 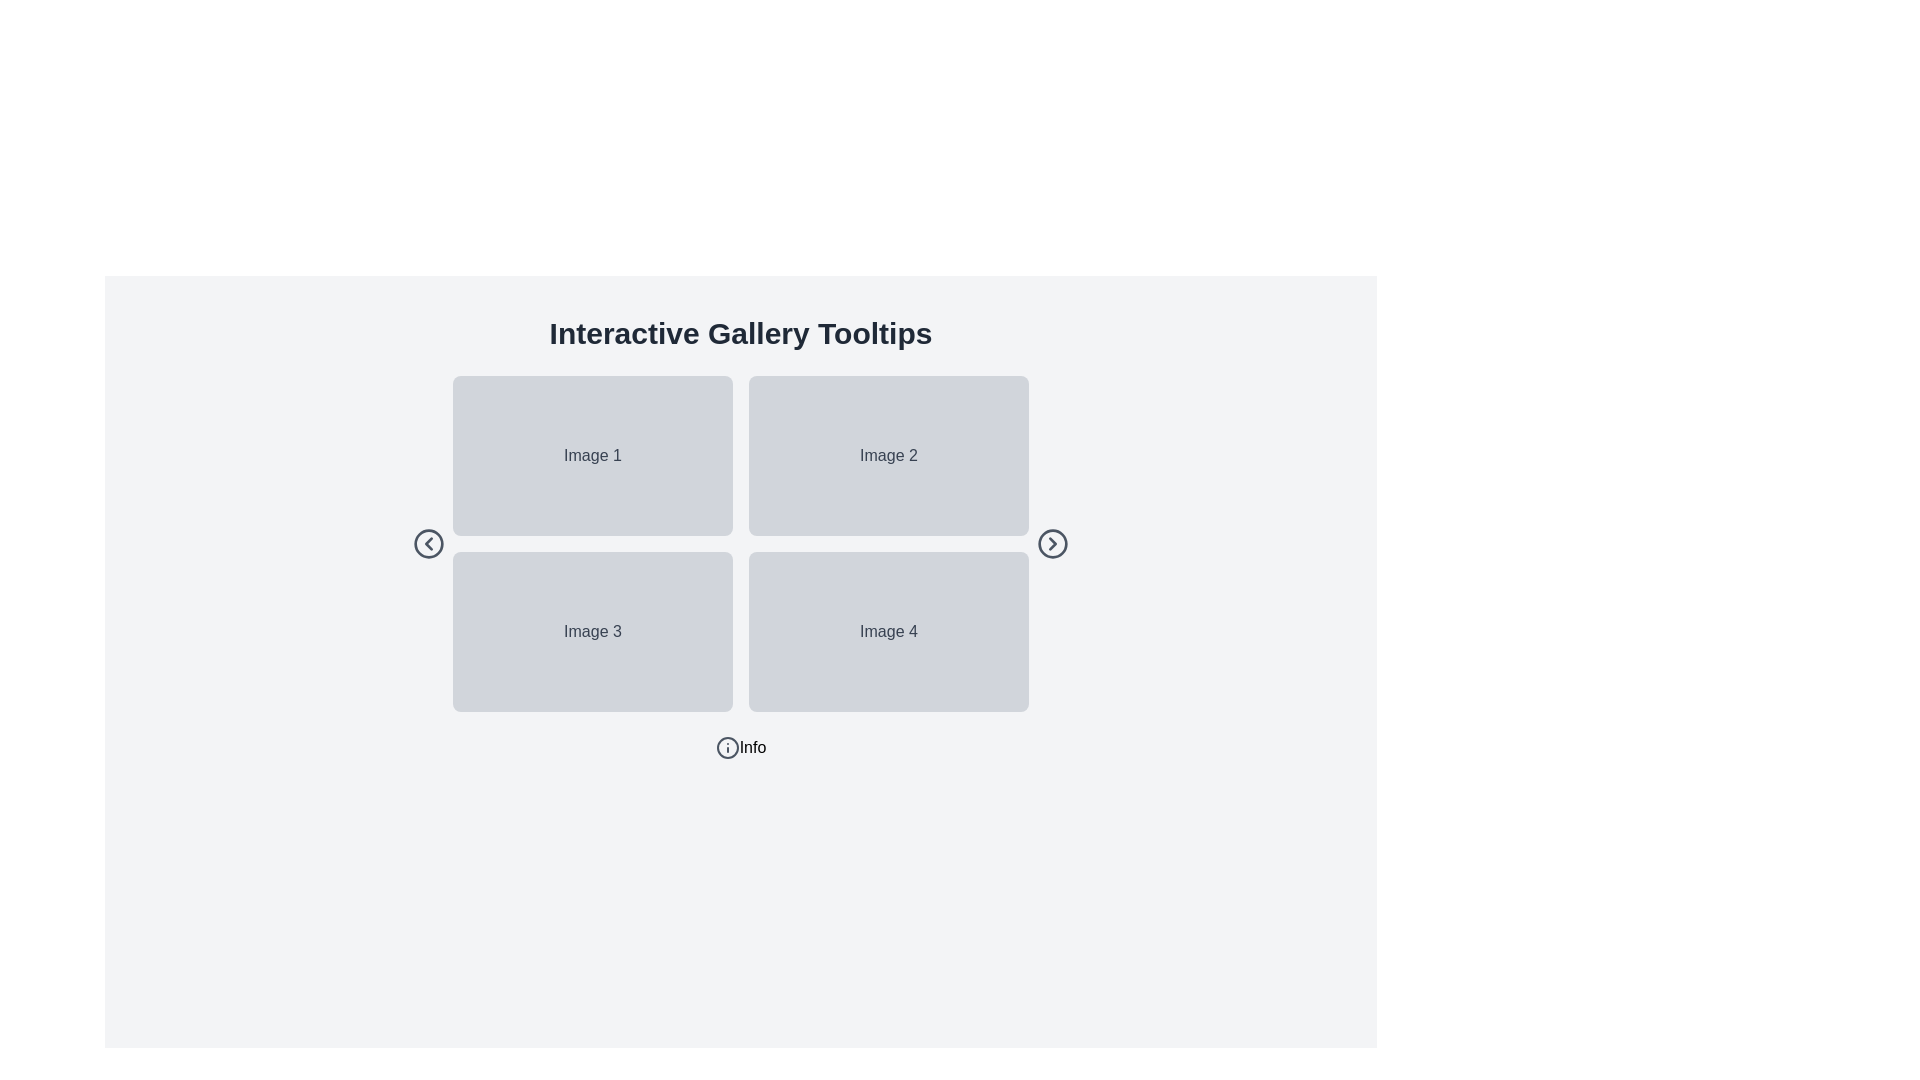 I want to click on the second card in the interactive gallery, located in the top-right position of the grid layout, so click(x=887, y=455).